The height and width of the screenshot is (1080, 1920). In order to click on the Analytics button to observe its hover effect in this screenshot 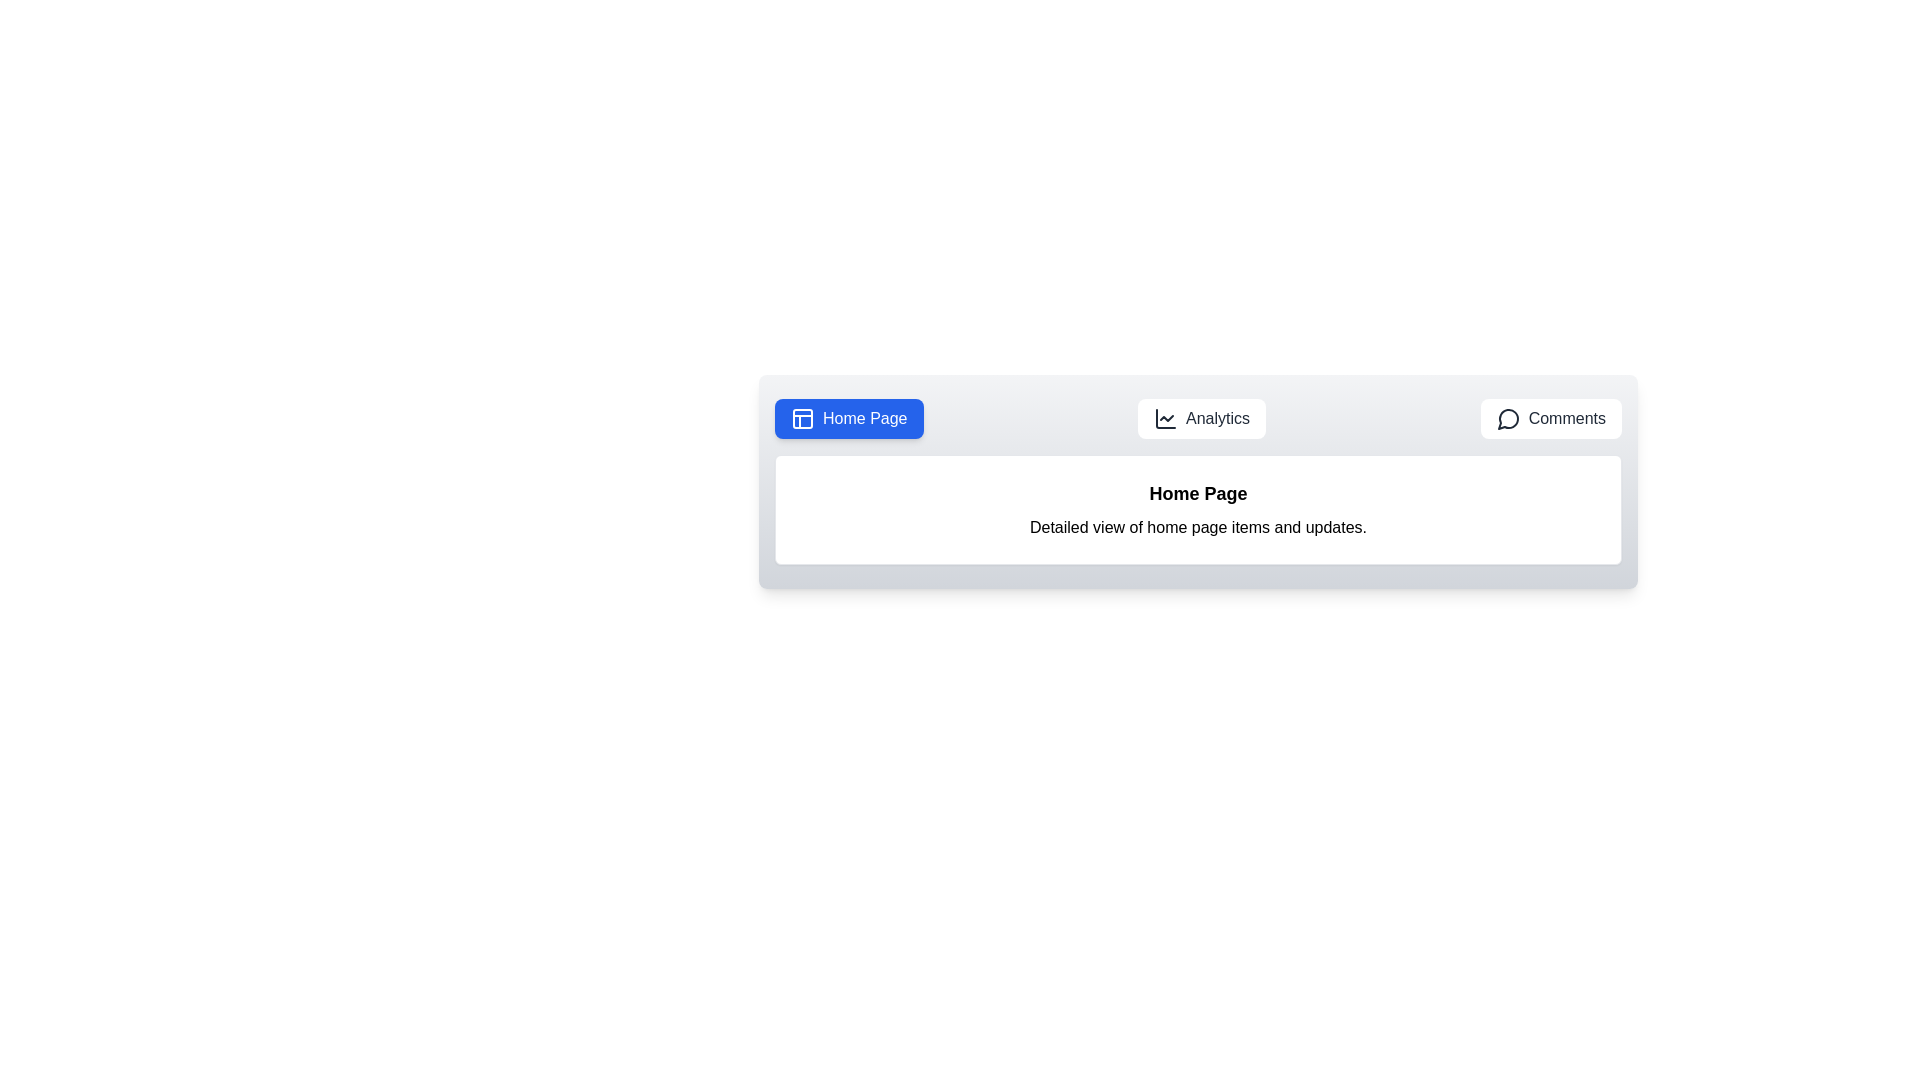, I will do `click(1201, 418)`.